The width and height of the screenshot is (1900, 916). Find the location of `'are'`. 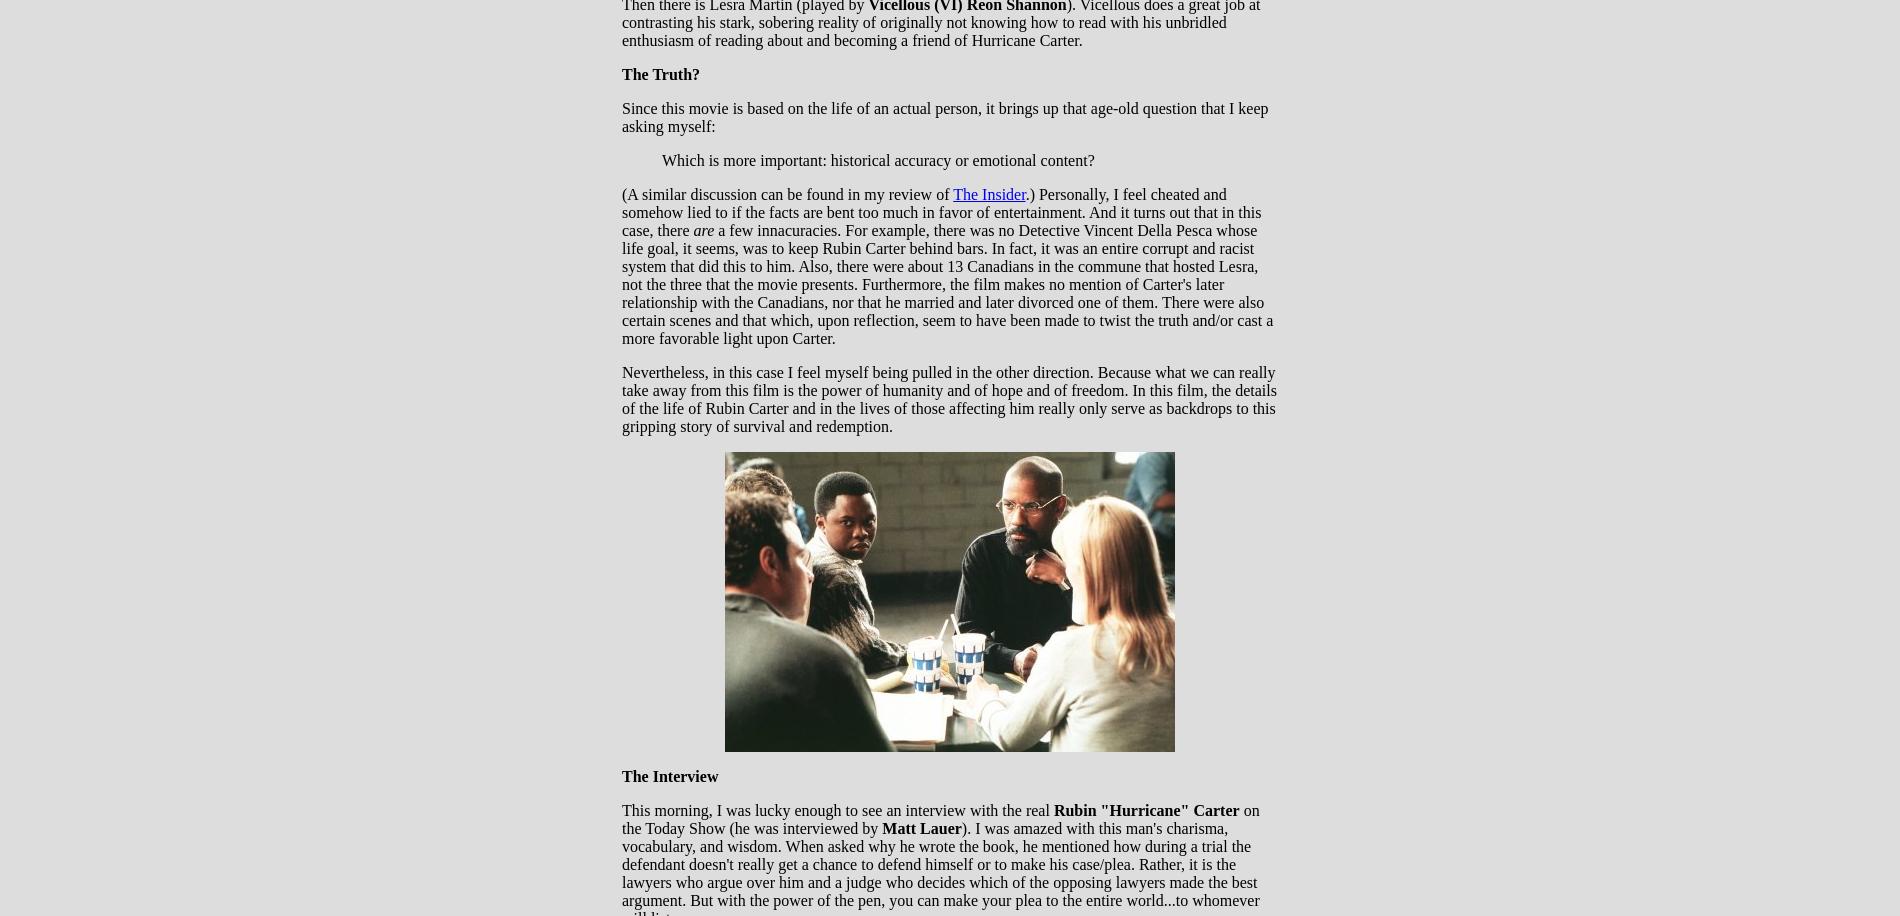

'are' is located at coordinates (703, 230).